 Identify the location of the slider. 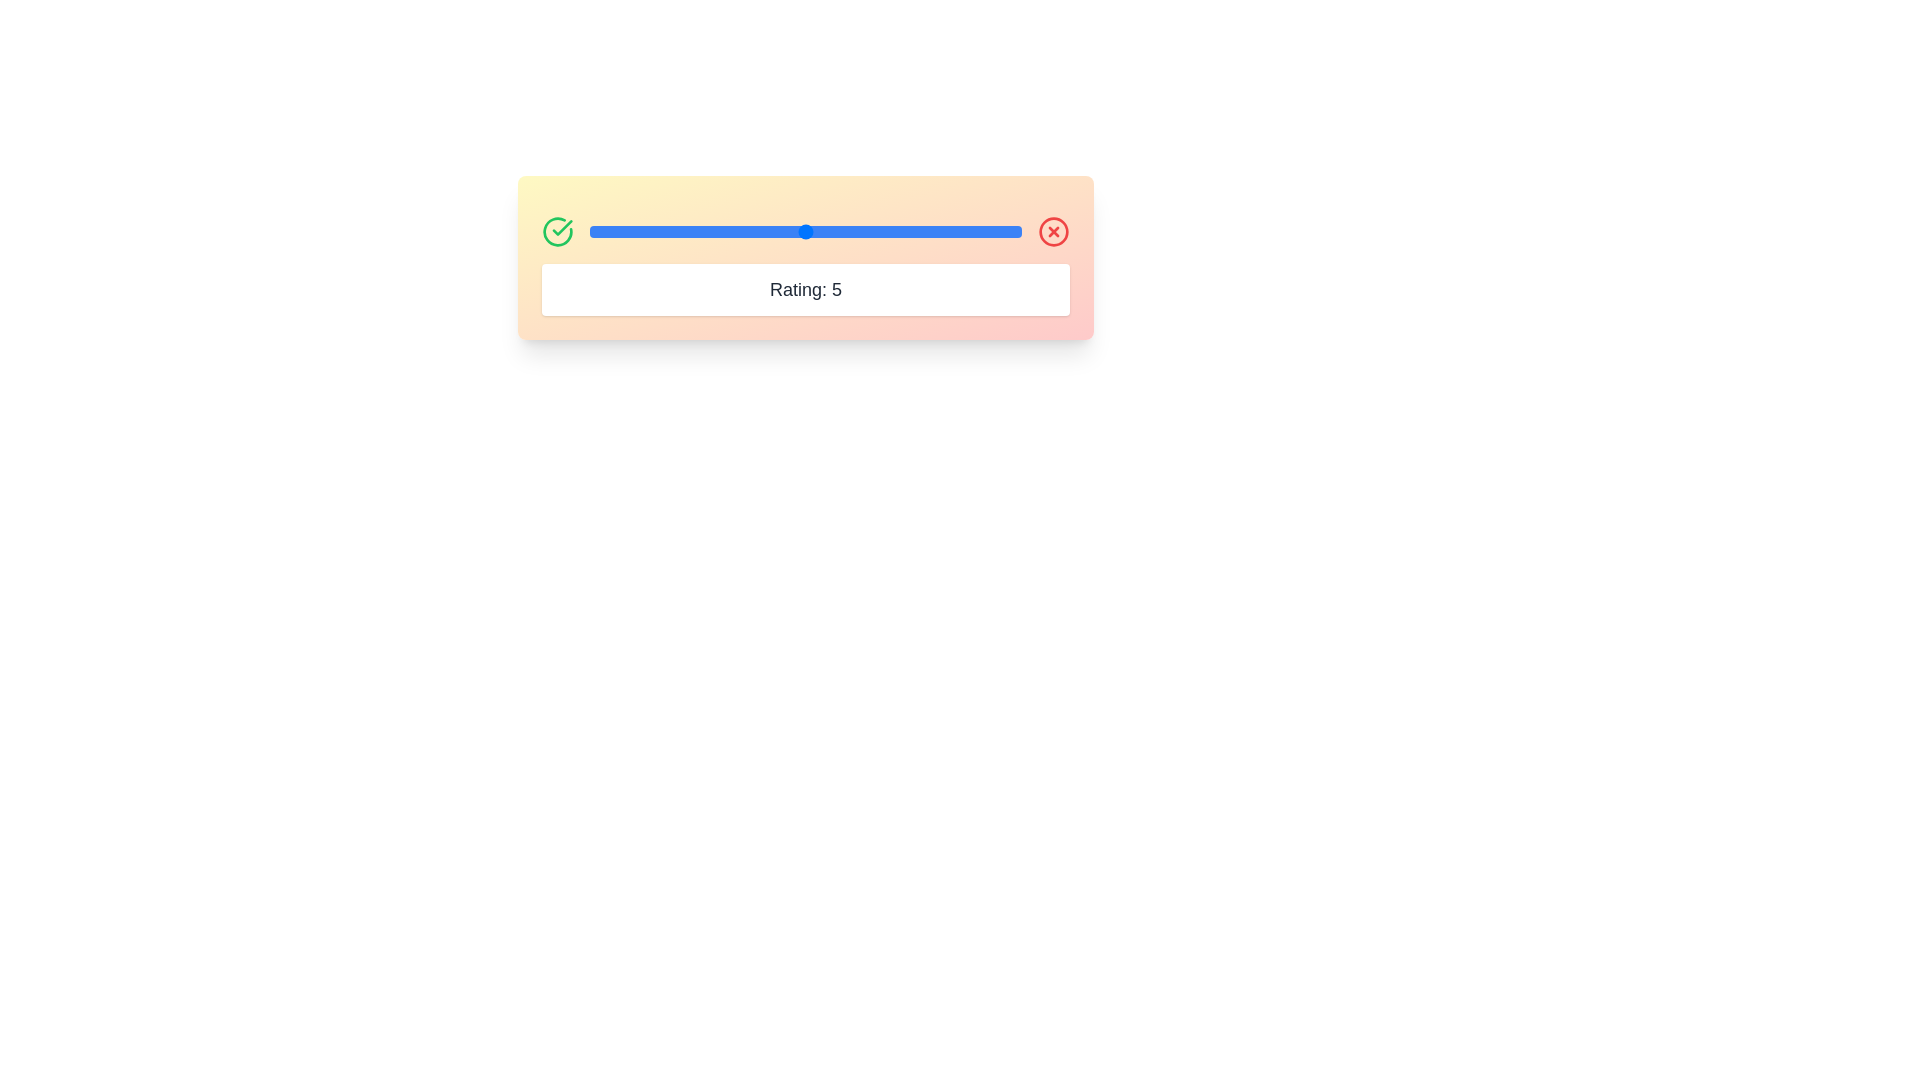
(934, 230).